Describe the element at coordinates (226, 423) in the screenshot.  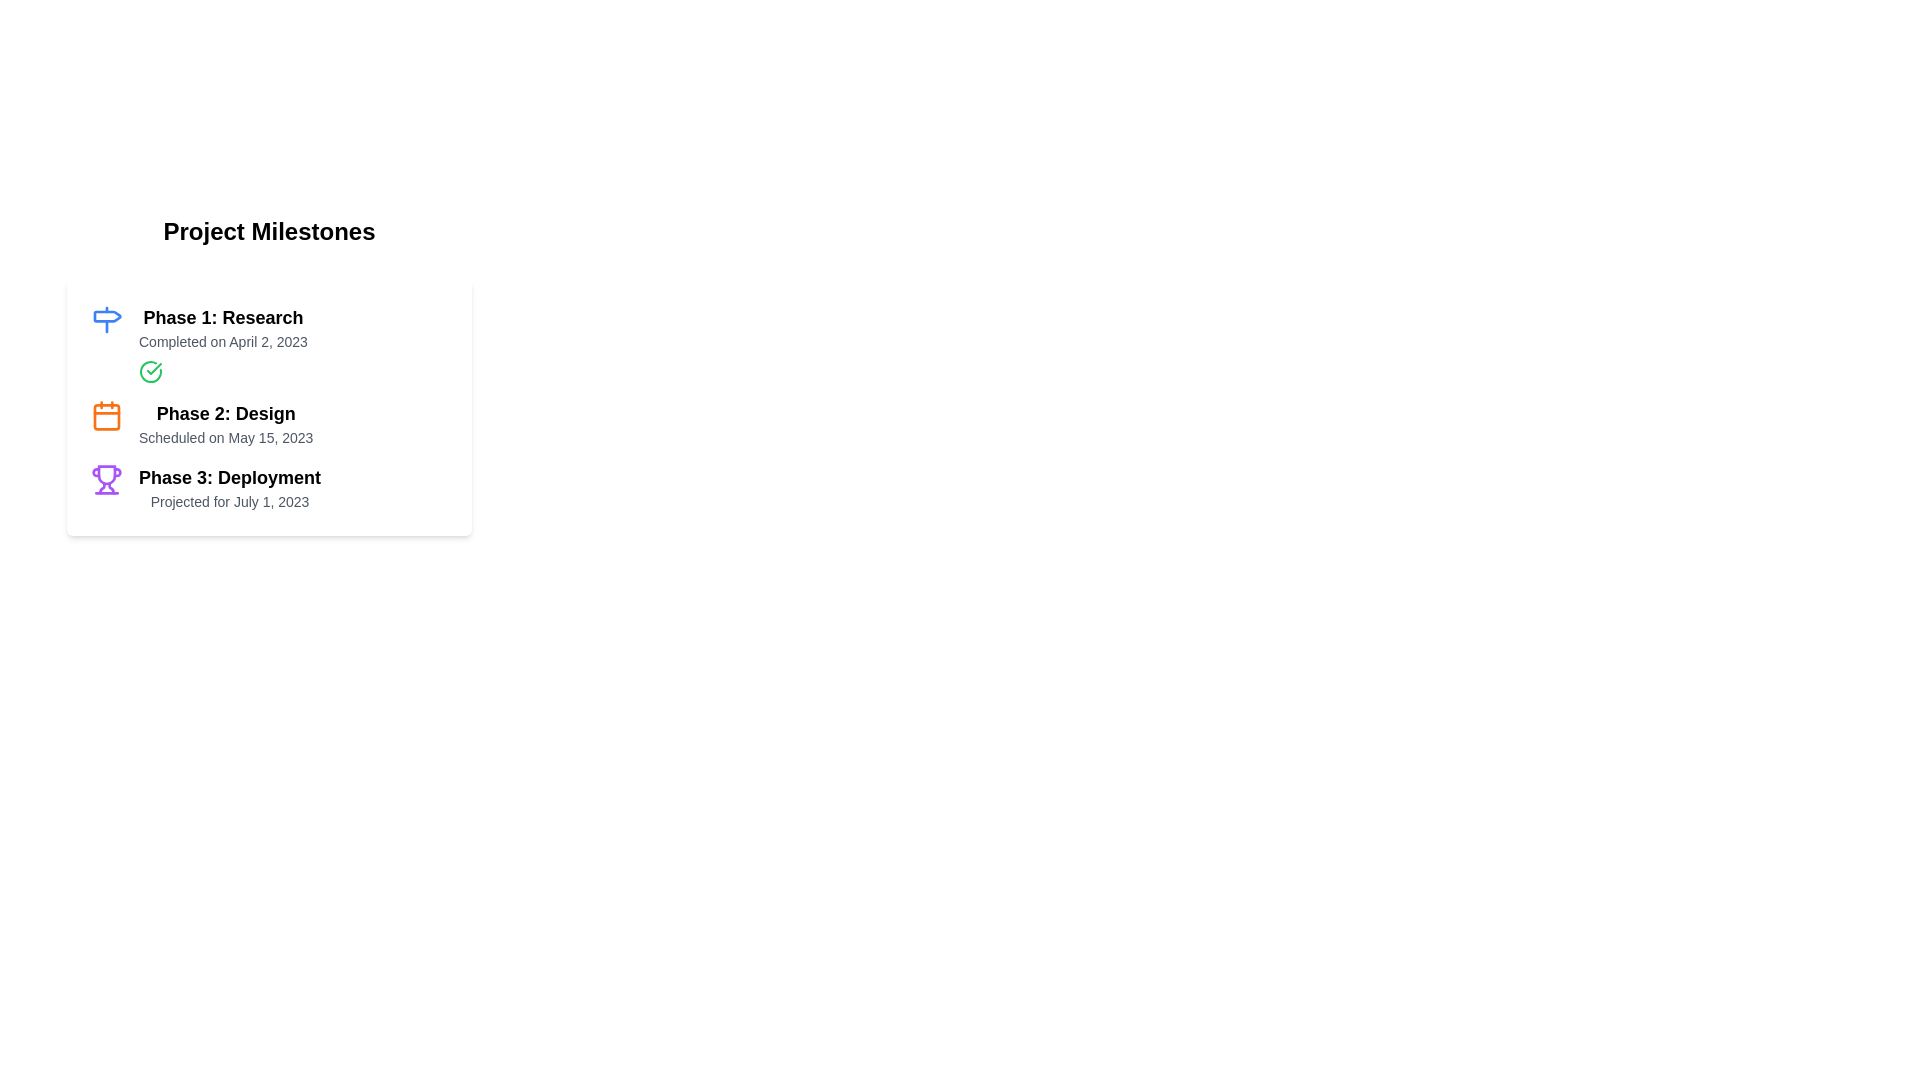
I see `the text block containing styled text that displays 'Phase 2: Design' in bold and 'Scheduled on May 15, 2023' in smaller gray font, indicating a project milestone` at that location.